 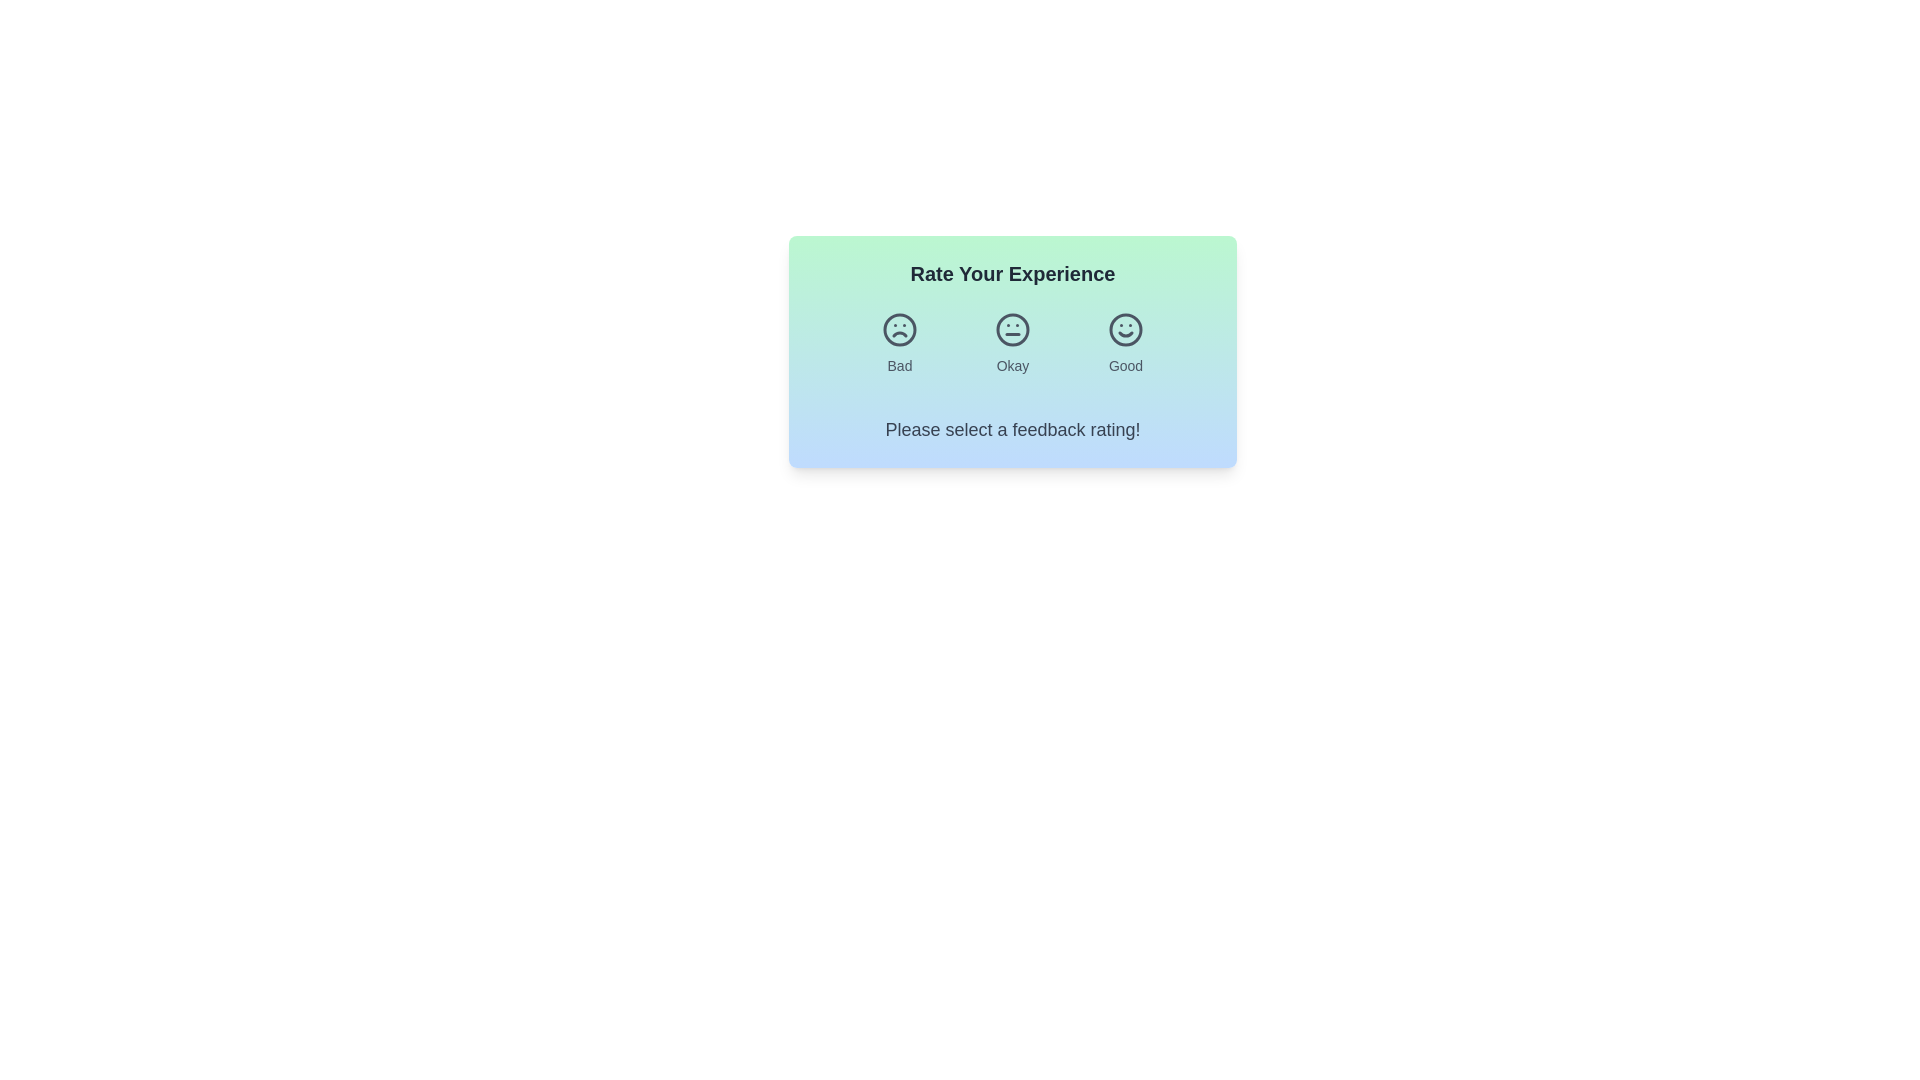 What do you see at coordinates (899, 342) in the screenshot?
I see `the 'Bad' feedback button` at bounding box center [899, 342].